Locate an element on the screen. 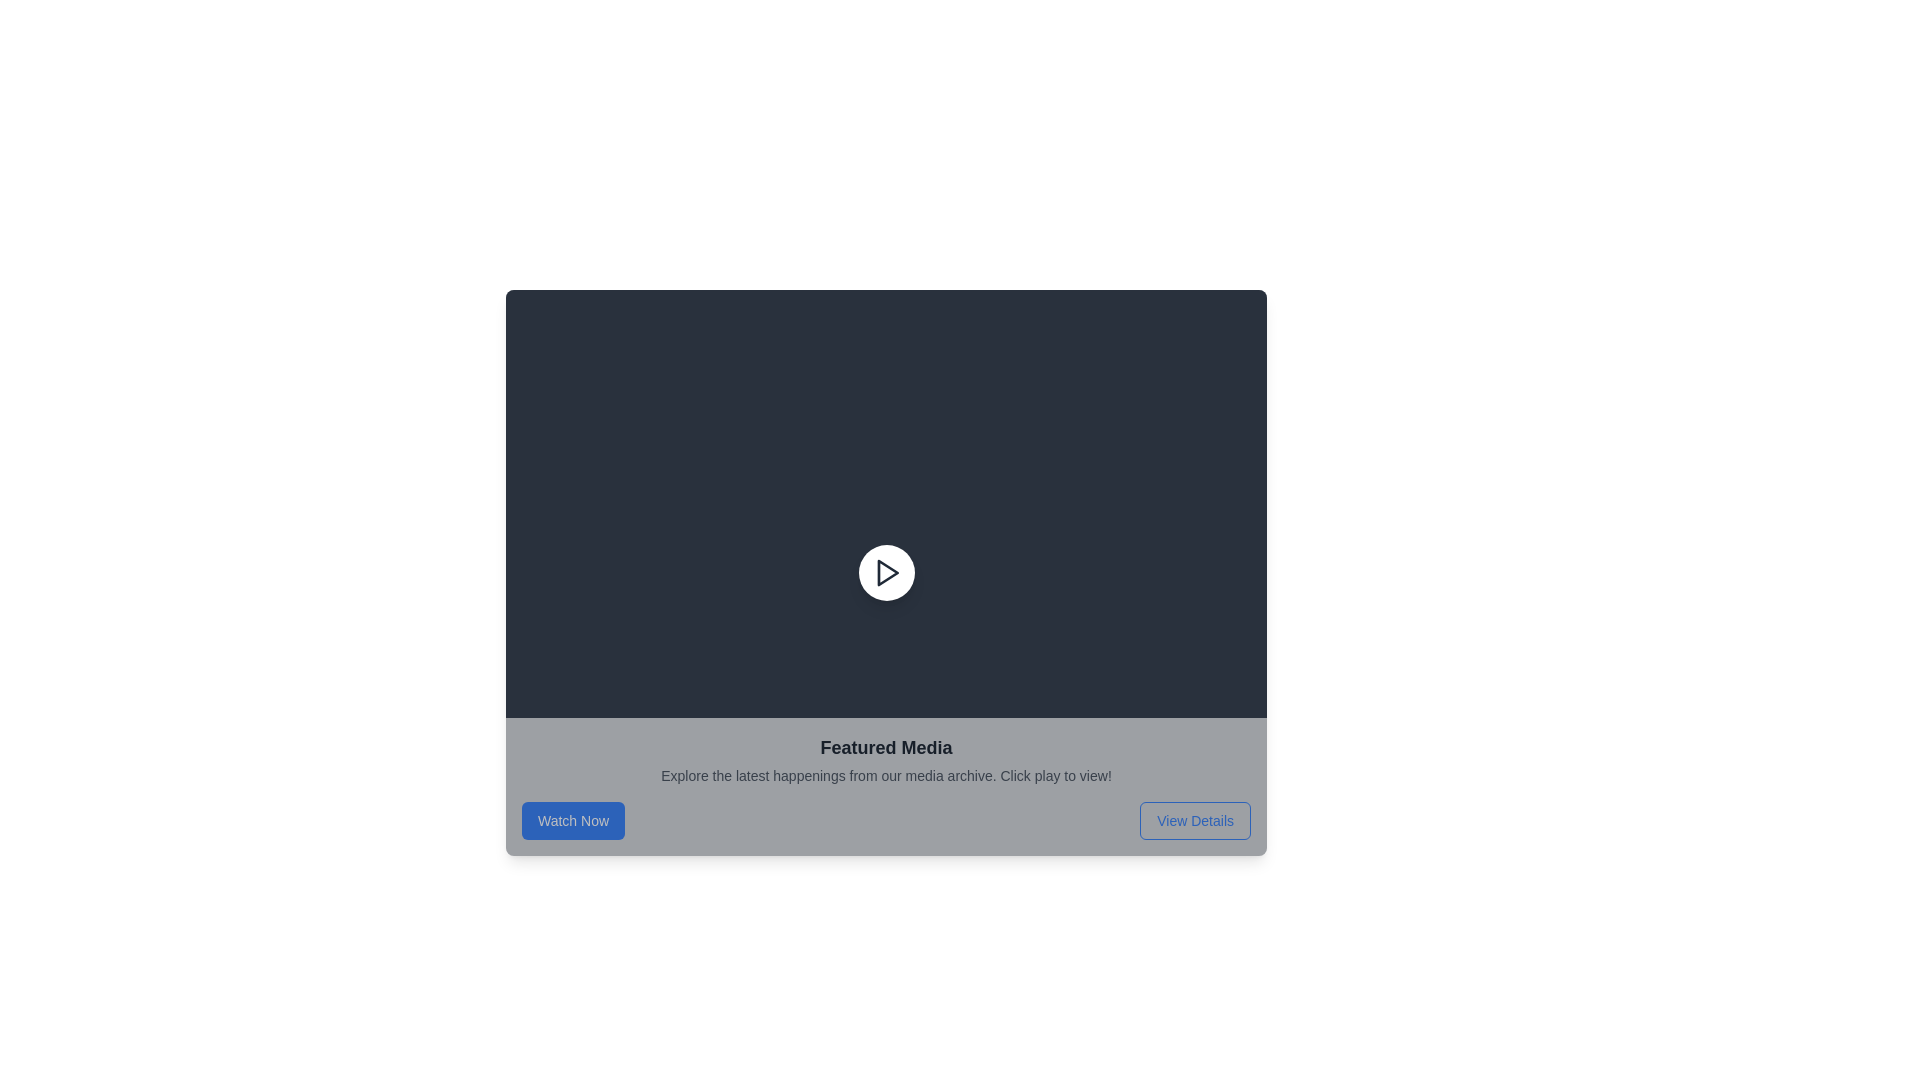  the central play button icon located within the dark rectangle at the upper portion of the layout is located at coordinates (886, 573).